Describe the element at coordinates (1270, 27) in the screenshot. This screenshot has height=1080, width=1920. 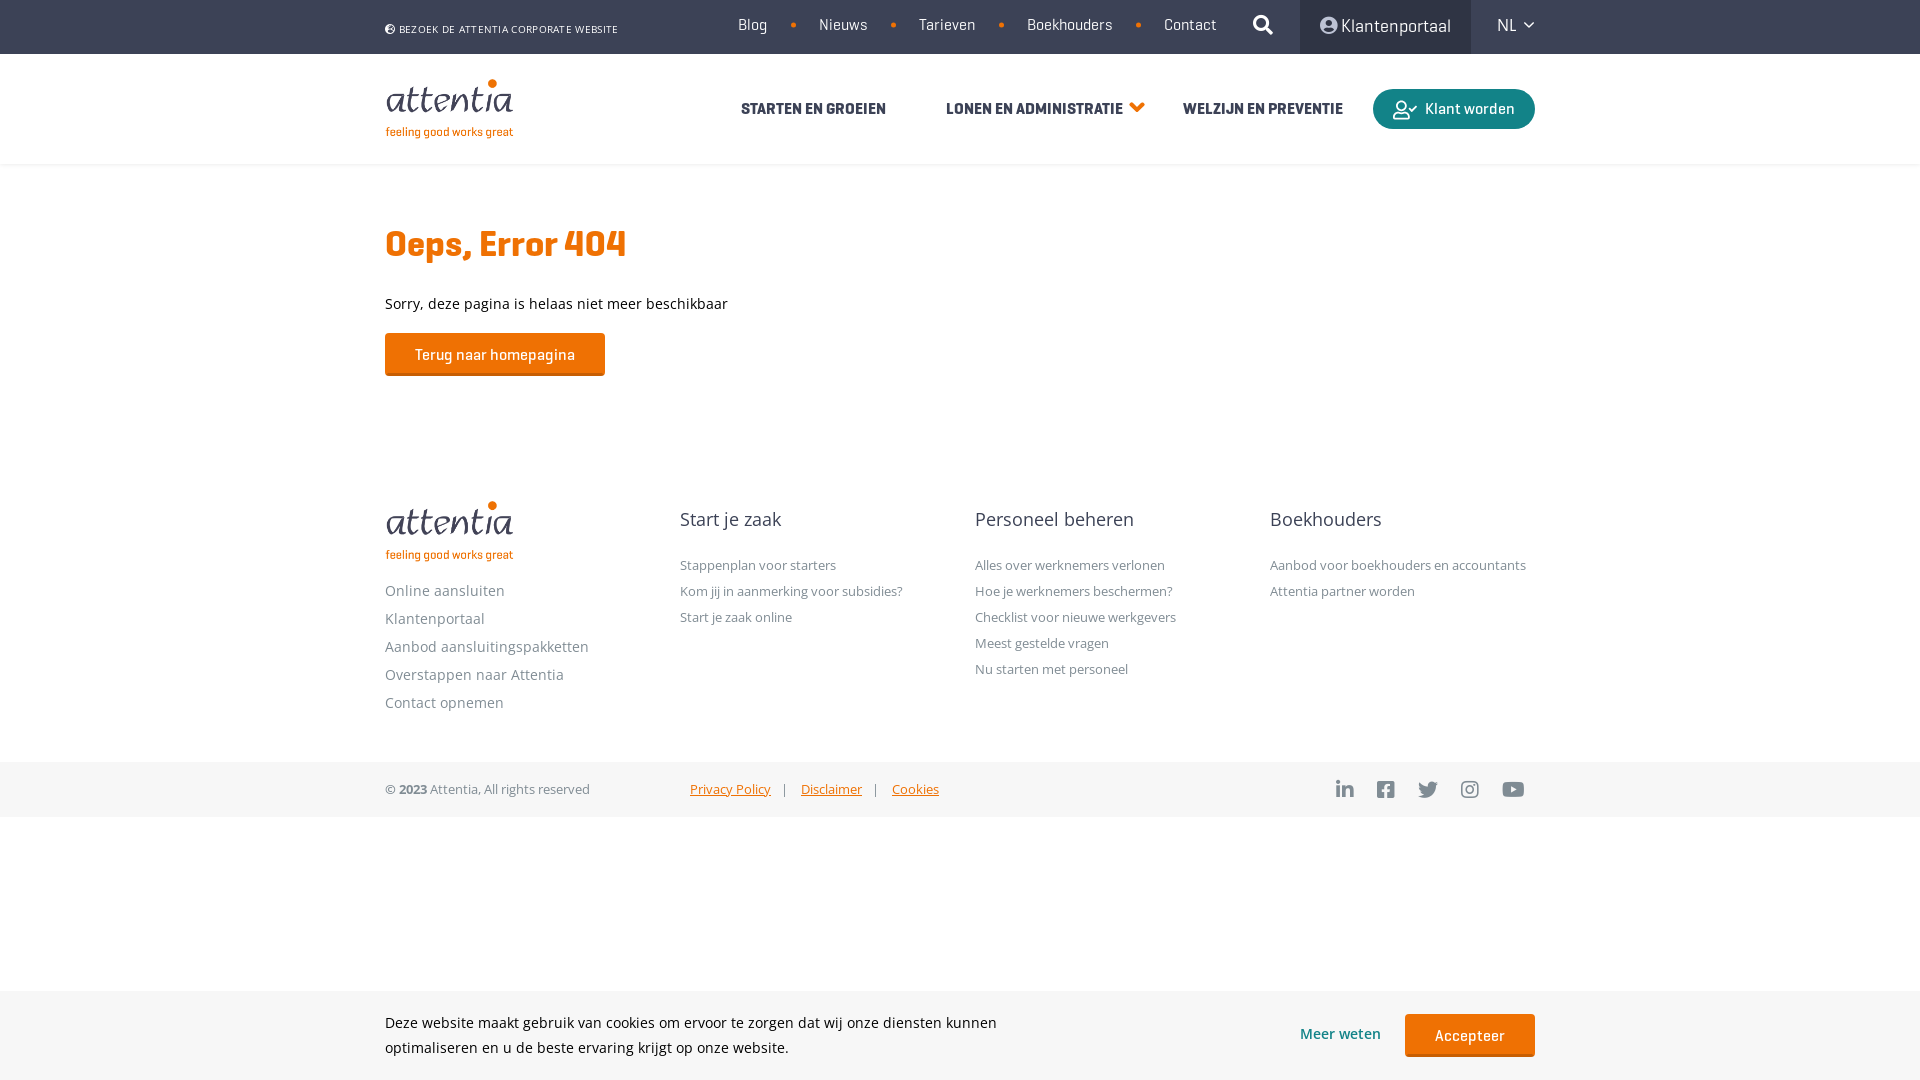
I see `'Search'` at that location.